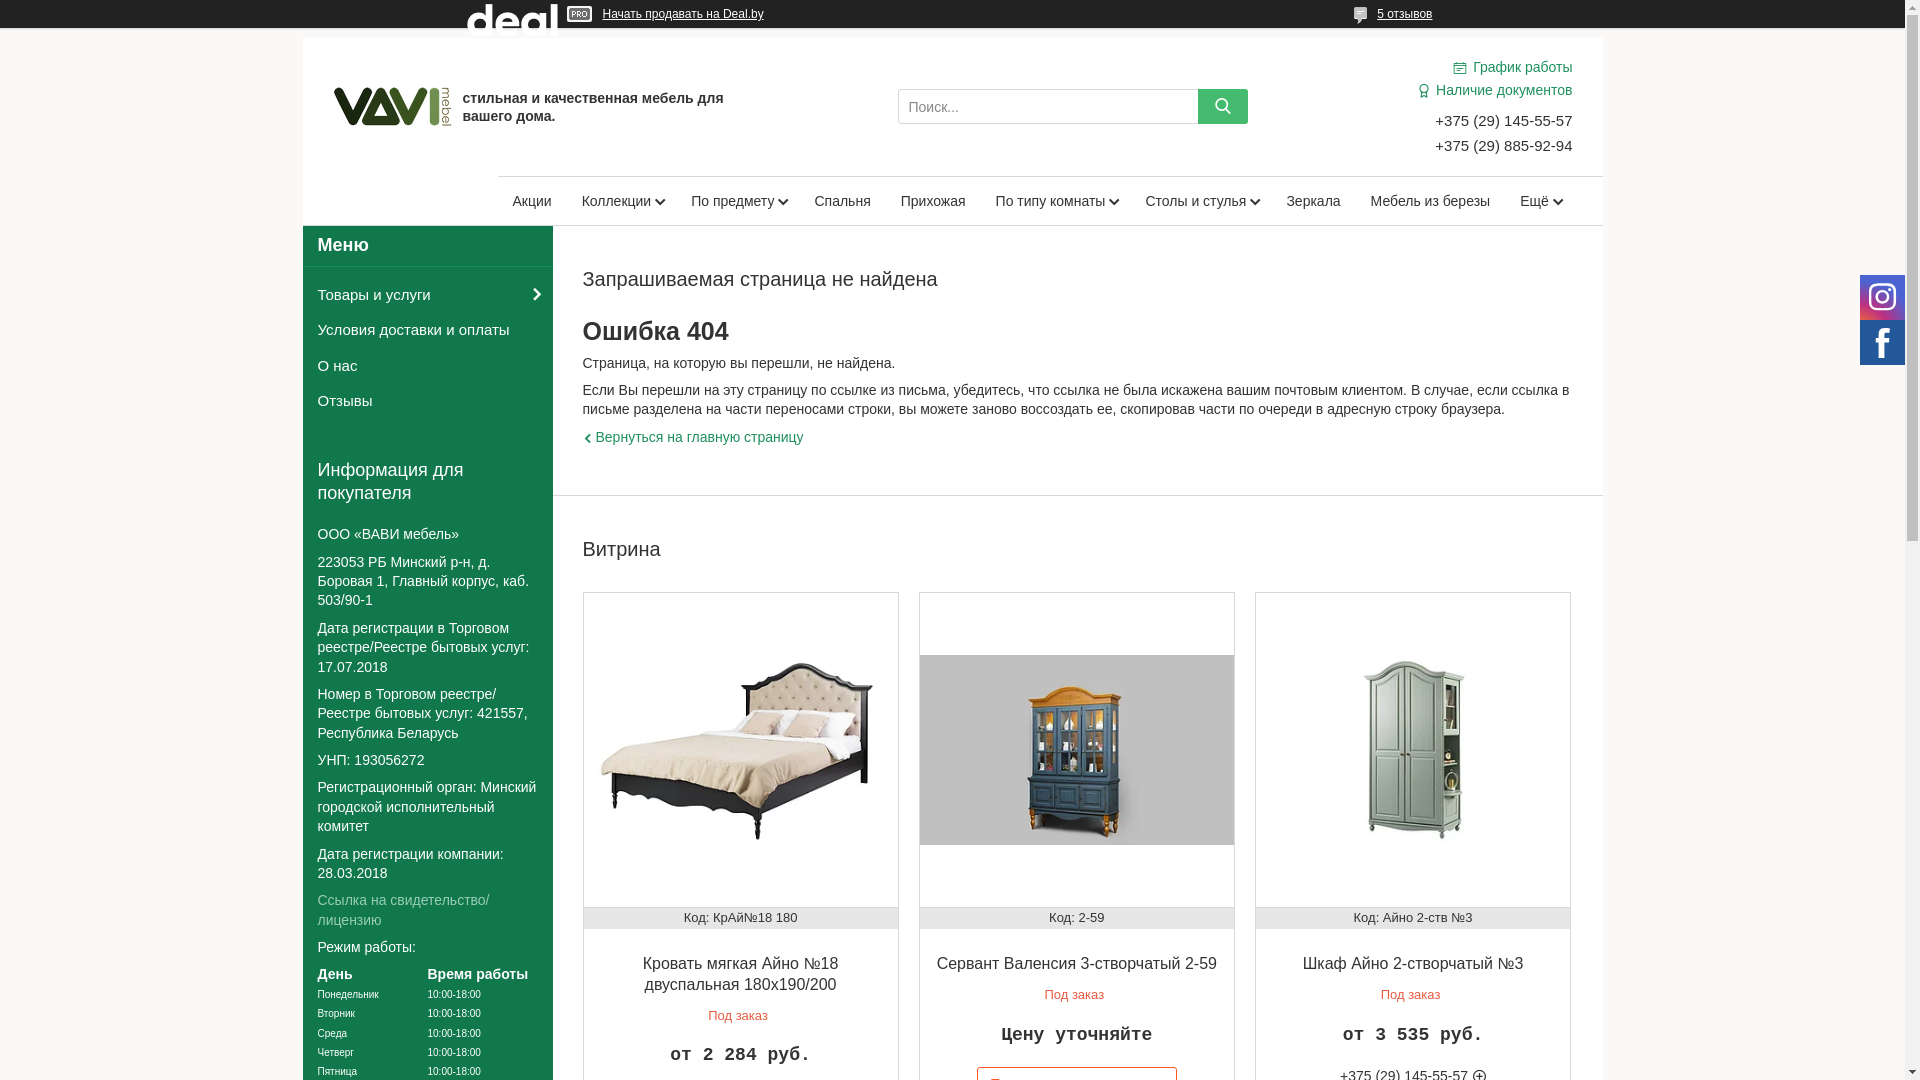 This screenshot has width=1920, height=1080. What do you see at coordinates (331, 105) in the screenshot?
I see `'VAVI Group'` at bounding box center [331, 105].